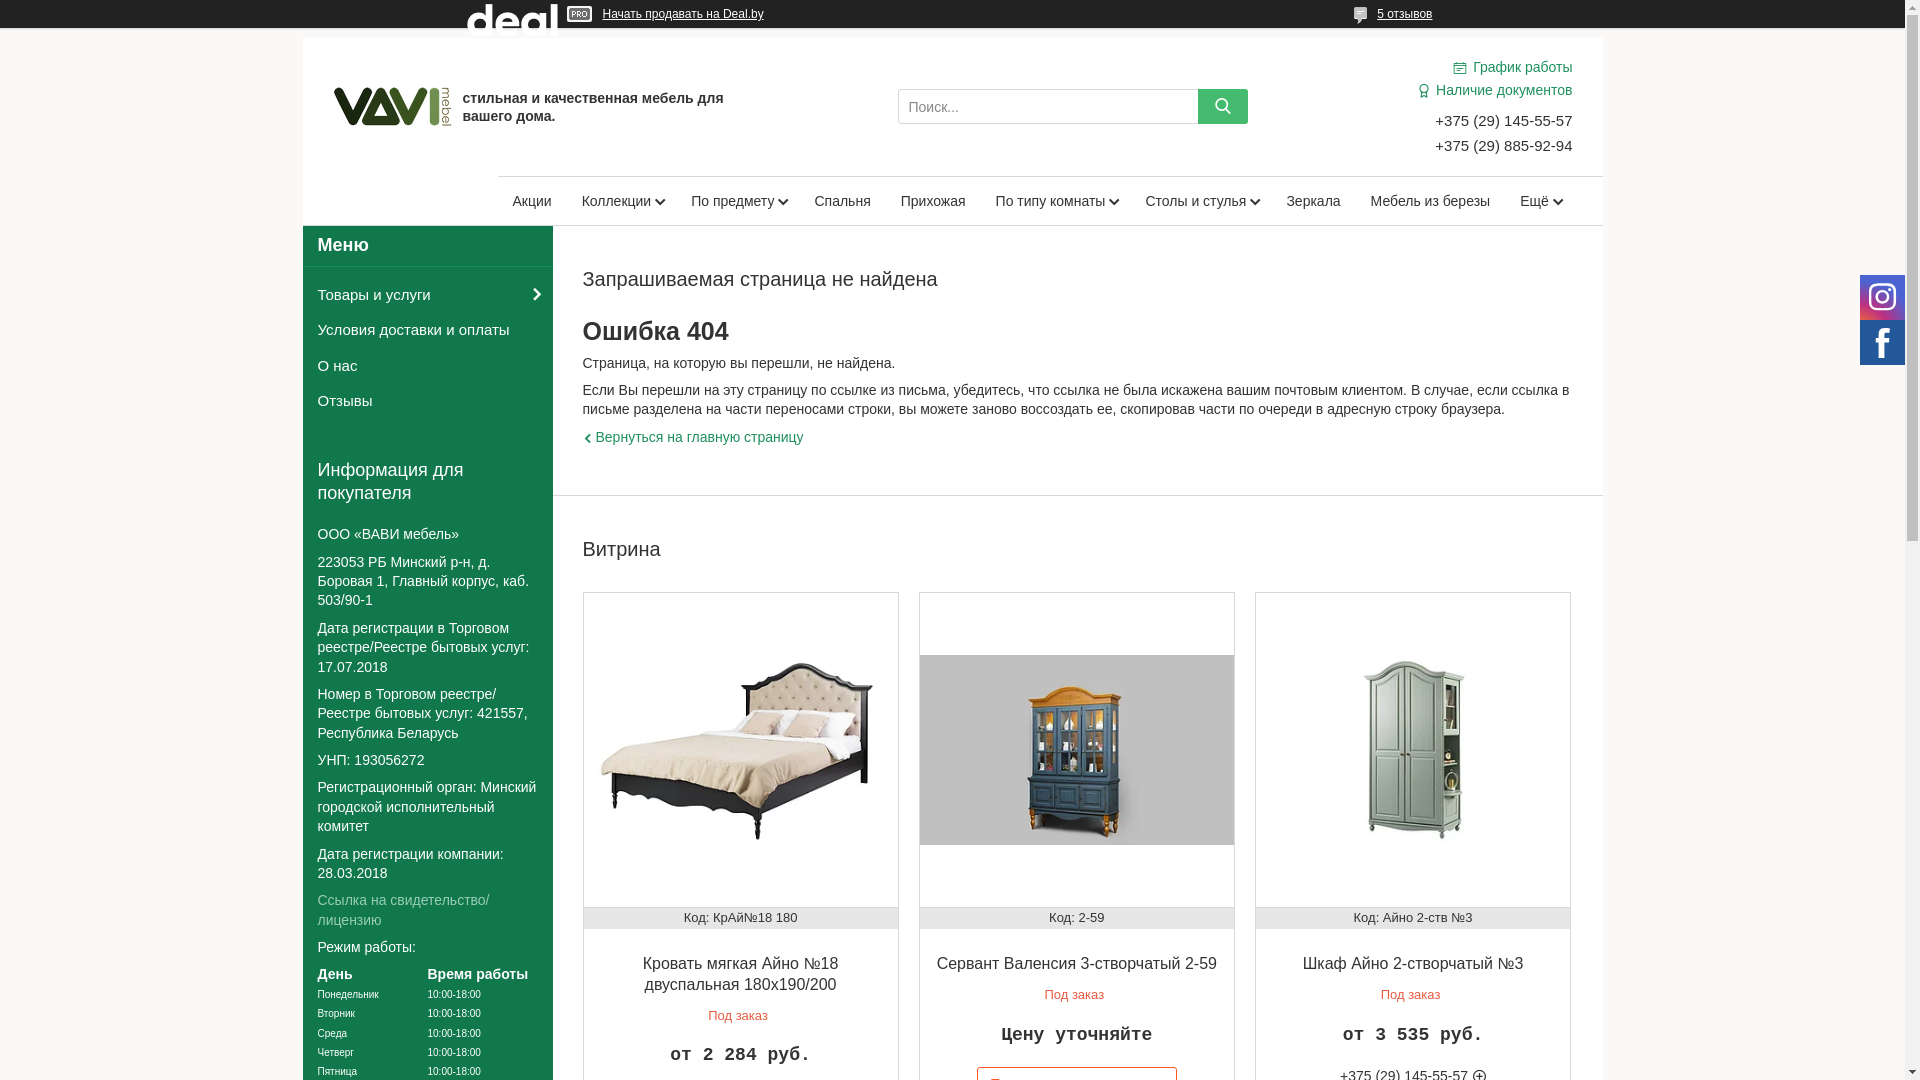 This screenshot has width=1920, height=1080. What do you see at coordinates (331, 105) in the screenshot?
I see `'VAVI Group'` at bounding box center [331, 105].